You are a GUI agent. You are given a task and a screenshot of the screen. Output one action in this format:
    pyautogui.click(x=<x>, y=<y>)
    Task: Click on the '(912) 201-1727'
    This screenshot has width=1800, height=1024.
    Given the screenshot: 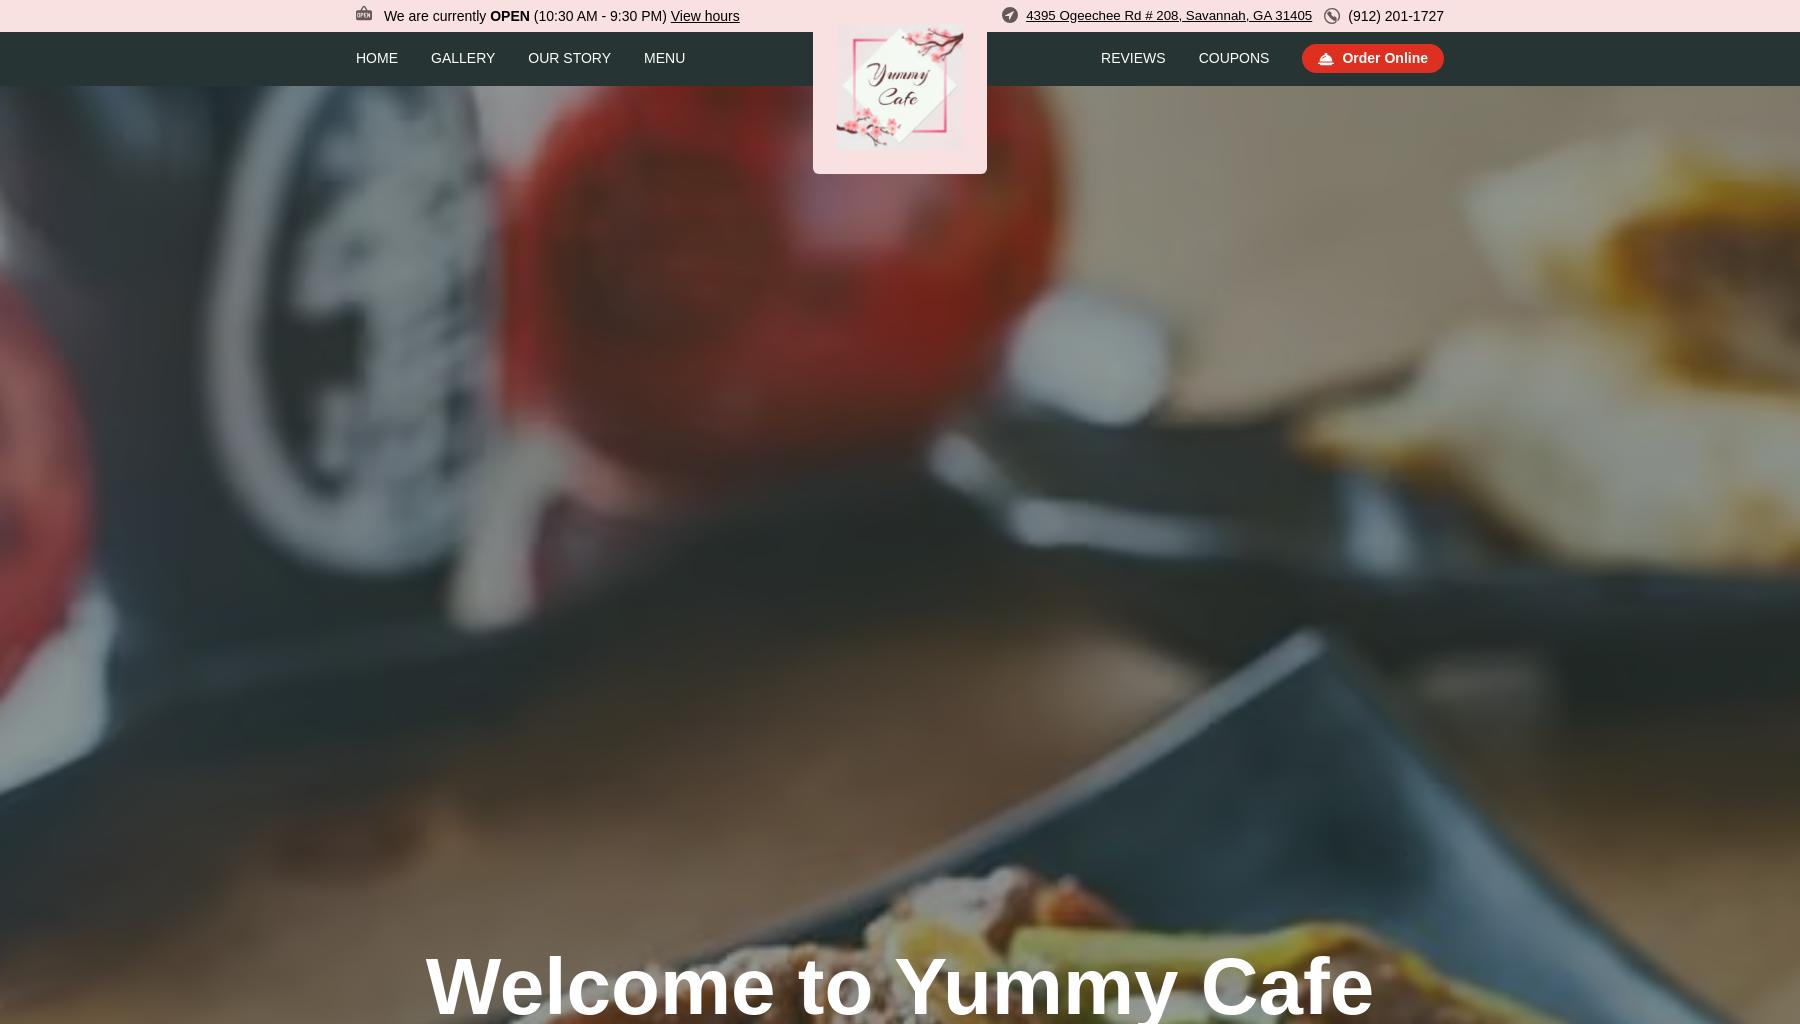 What is the action you would take?
    pyautogui.click(x=1395, y=14)
    